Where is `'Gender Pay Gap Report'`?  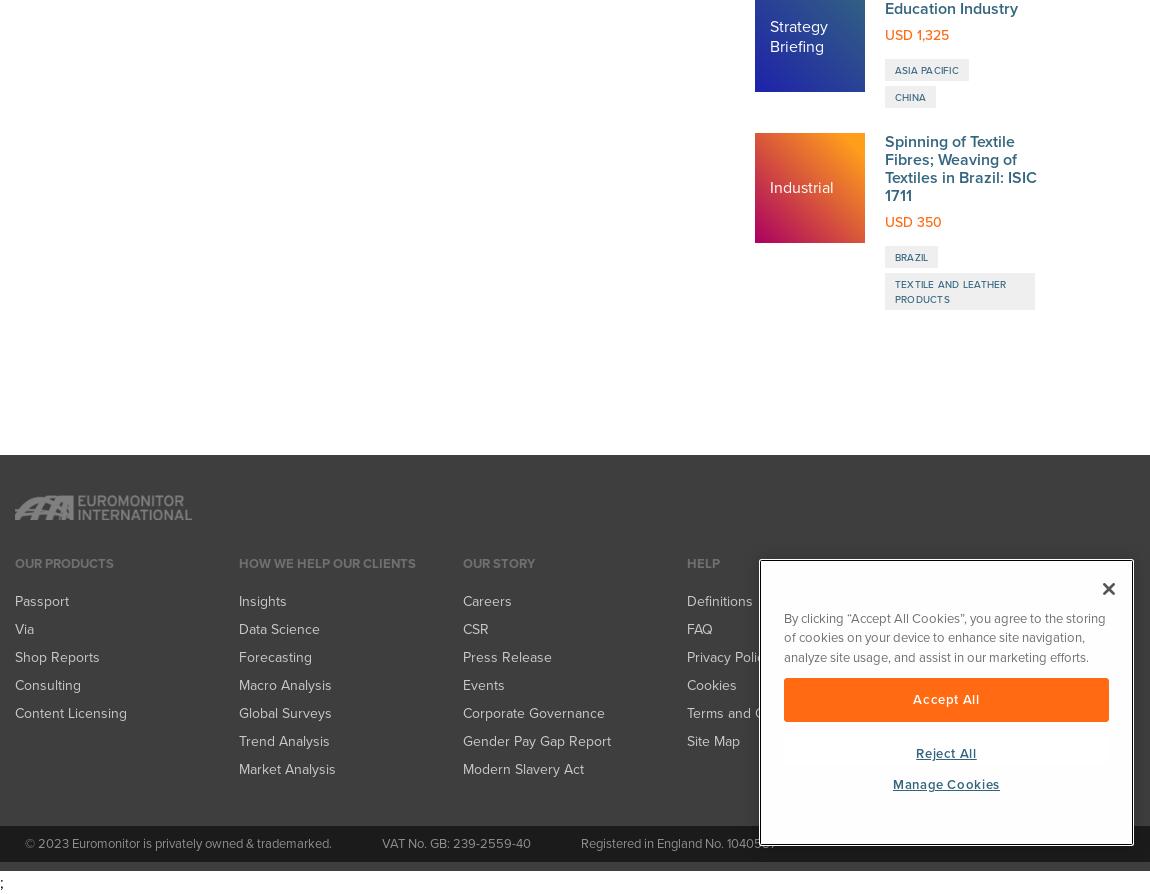
'Gender Pay Gap Report' is located at coordinates (537, 90).